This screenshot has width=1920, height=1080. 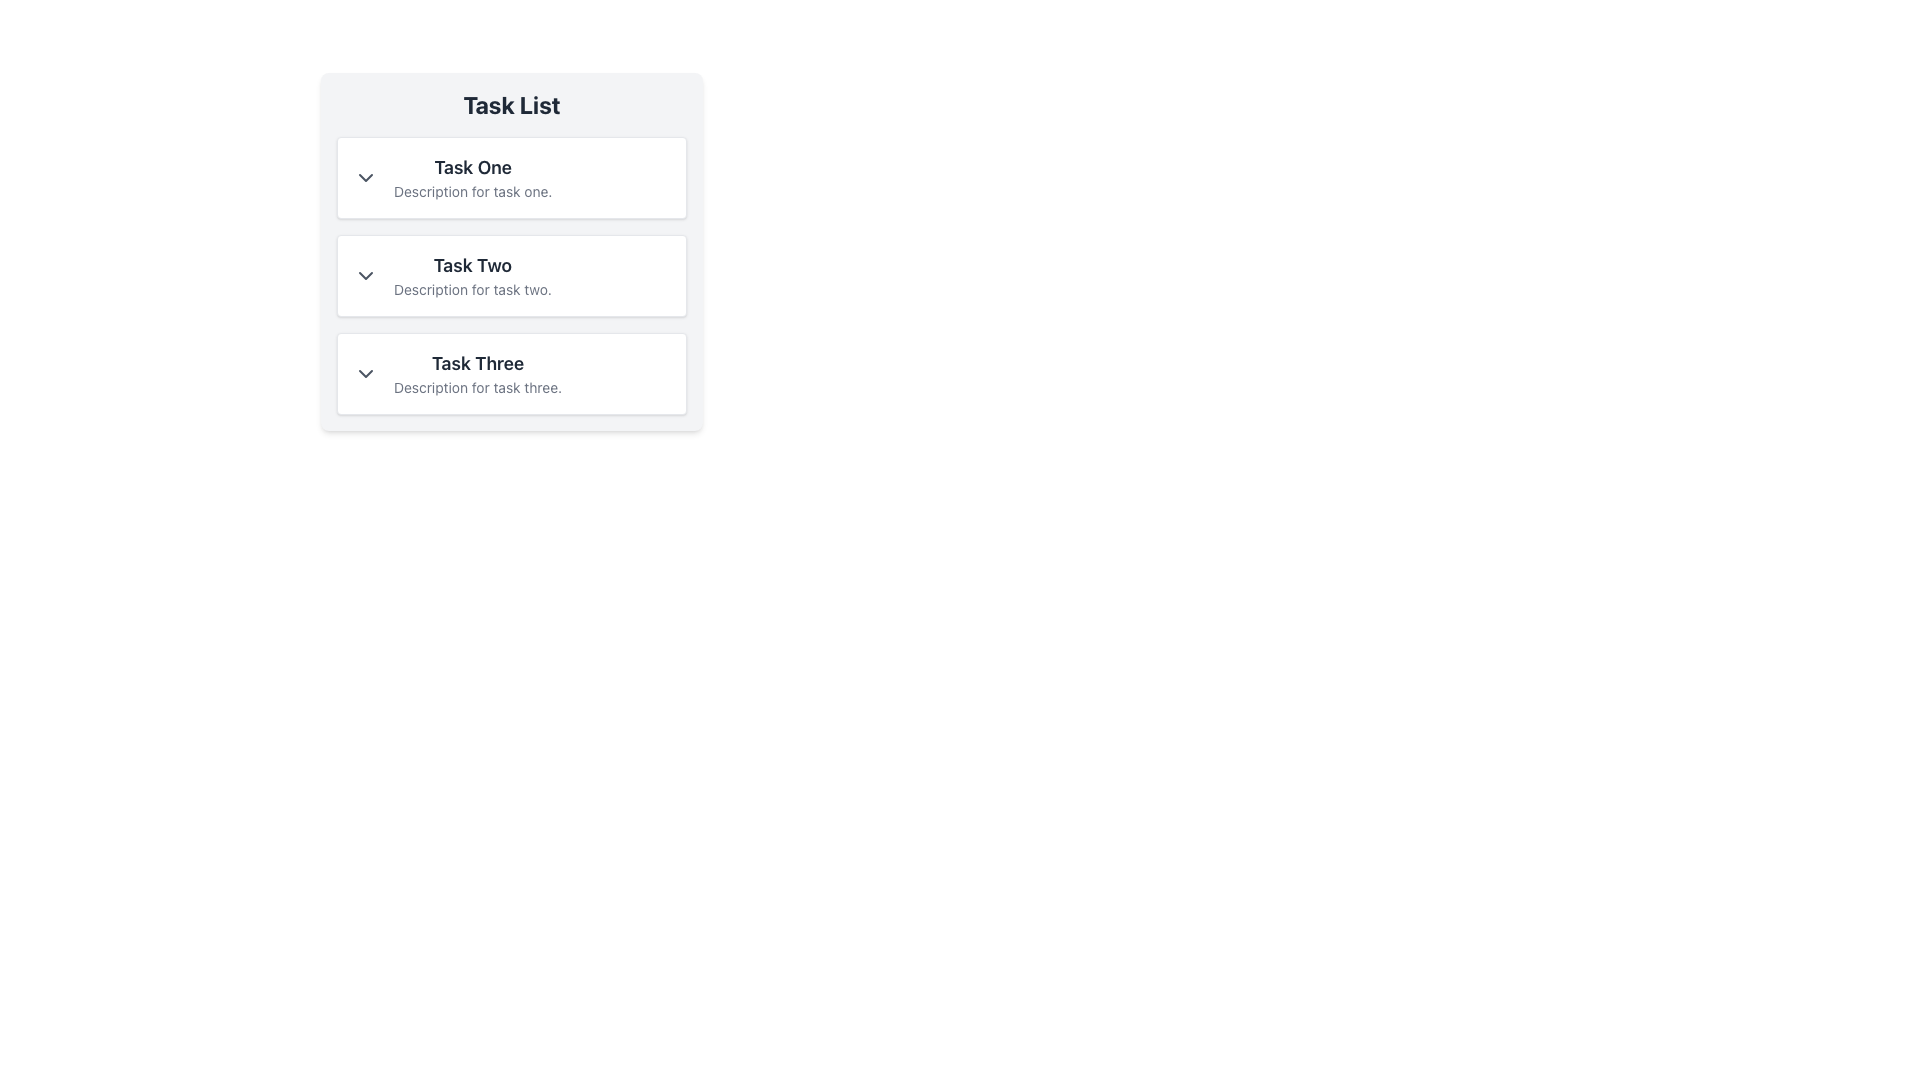 I want to click on description of the text display element titled 'Task Two' which contains the subtitle 'Description for task two.', so click(x=471, y=276).